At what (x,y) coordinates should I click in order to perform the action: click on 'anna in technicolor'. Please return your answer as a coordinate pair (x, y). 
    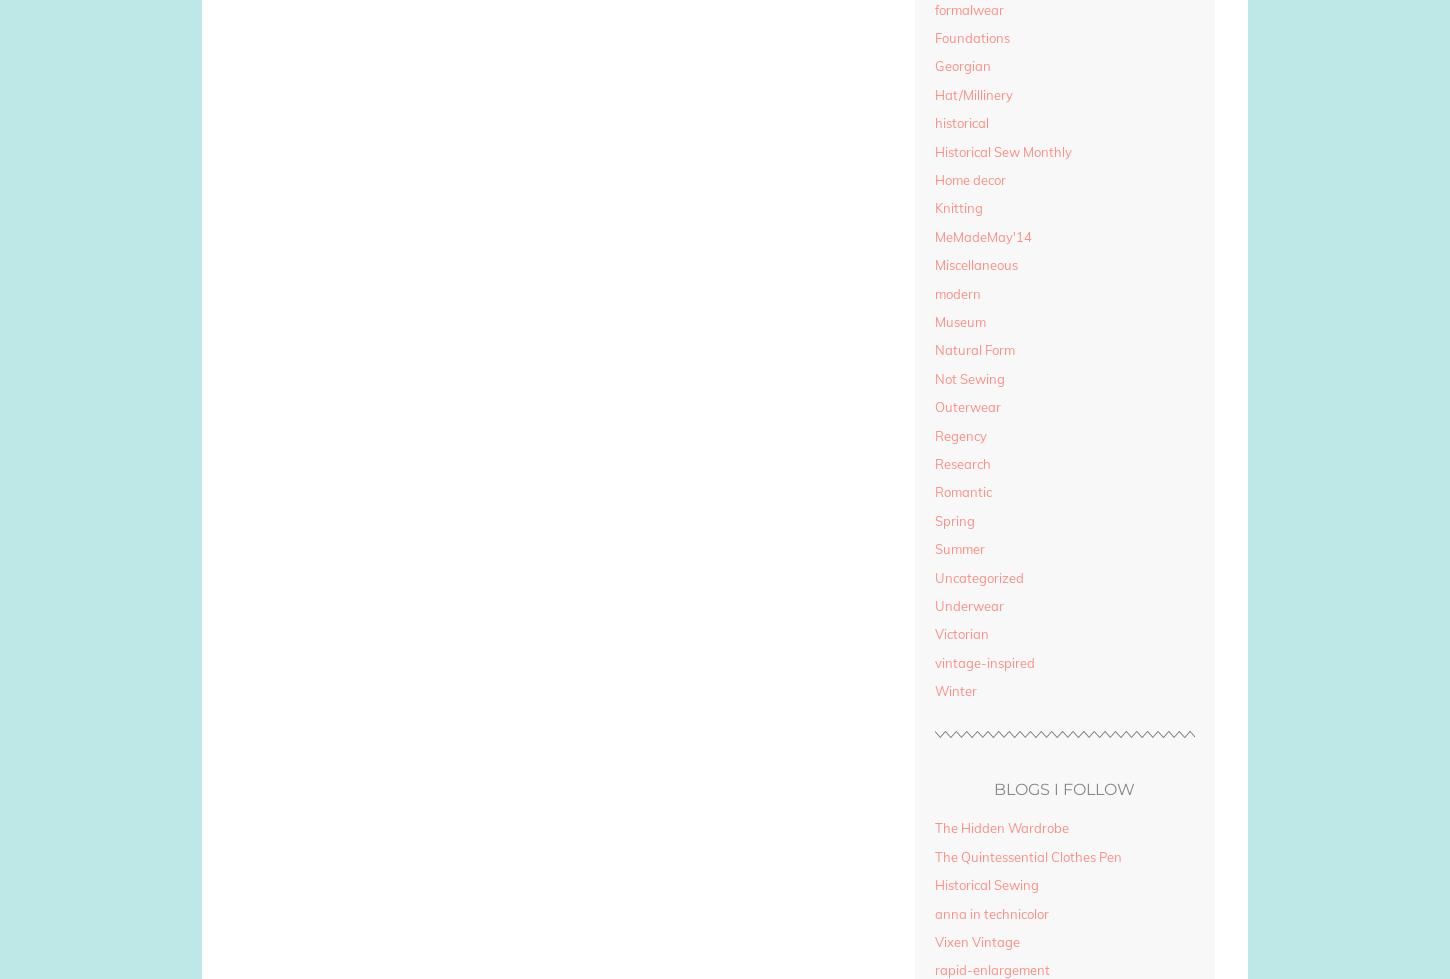
    Looking at the image, I should click on (990, 912).